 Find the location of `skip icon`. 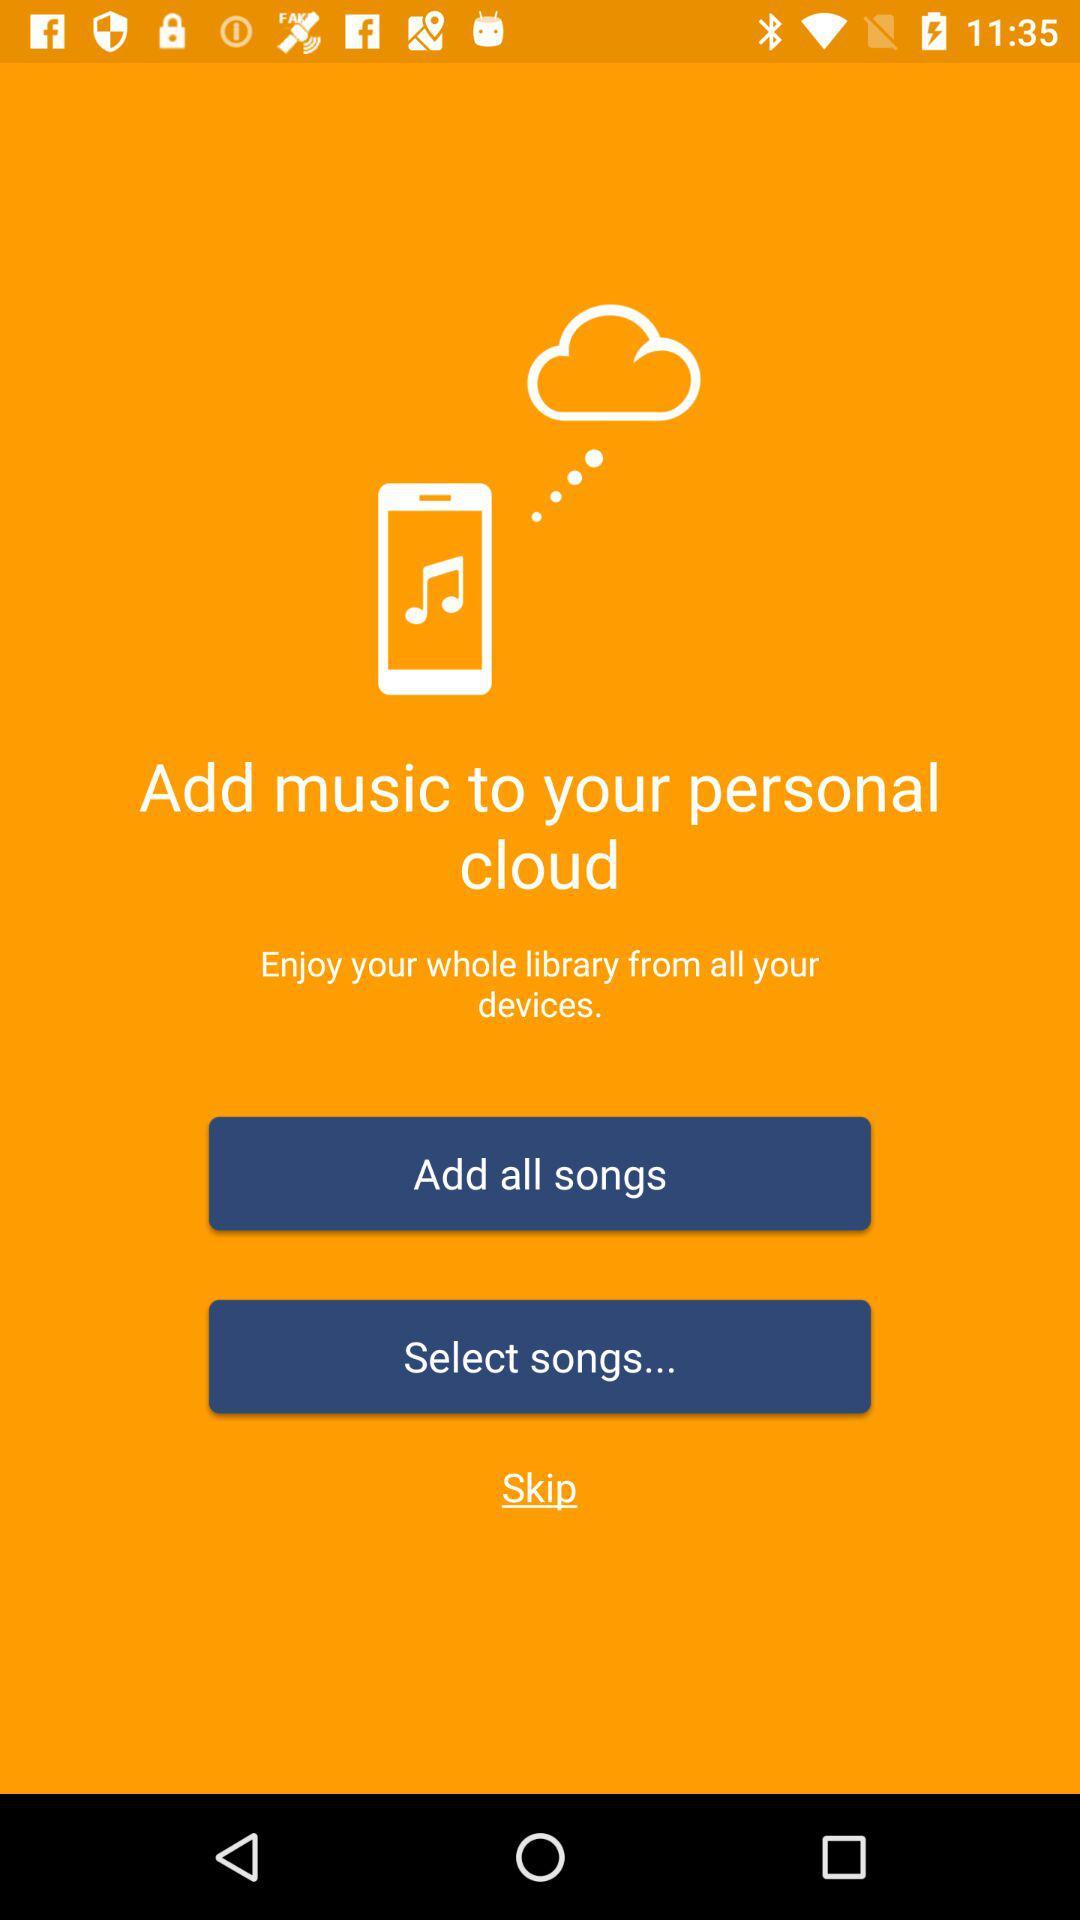

skip icon is located at coordinates (538, 1486).